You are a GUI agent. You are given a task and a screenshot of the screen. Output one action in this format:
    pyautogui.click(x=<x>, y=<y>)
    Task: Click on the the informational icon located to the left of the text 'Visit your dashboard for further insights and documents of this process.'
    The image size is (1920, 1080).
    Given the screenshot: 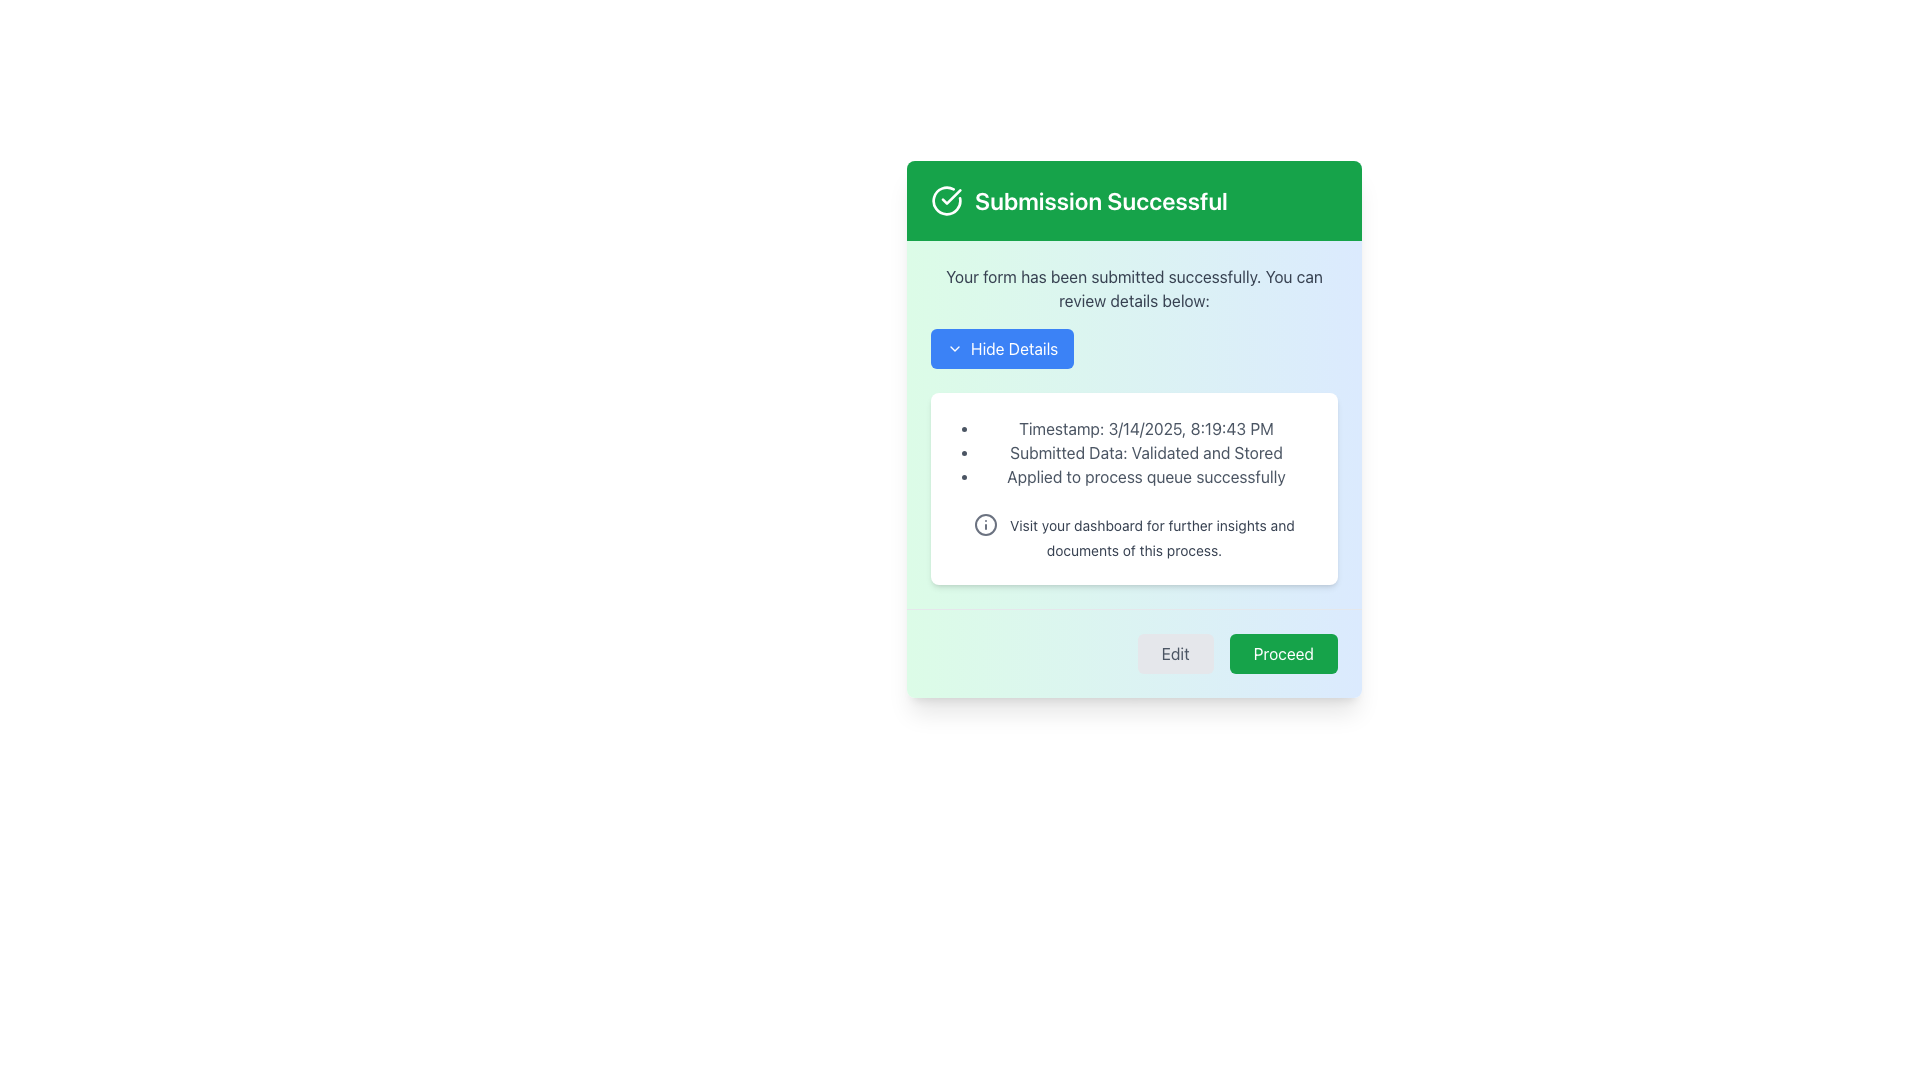 What is the action you would take?
    pyautogui.click(x=985, y=523)
    